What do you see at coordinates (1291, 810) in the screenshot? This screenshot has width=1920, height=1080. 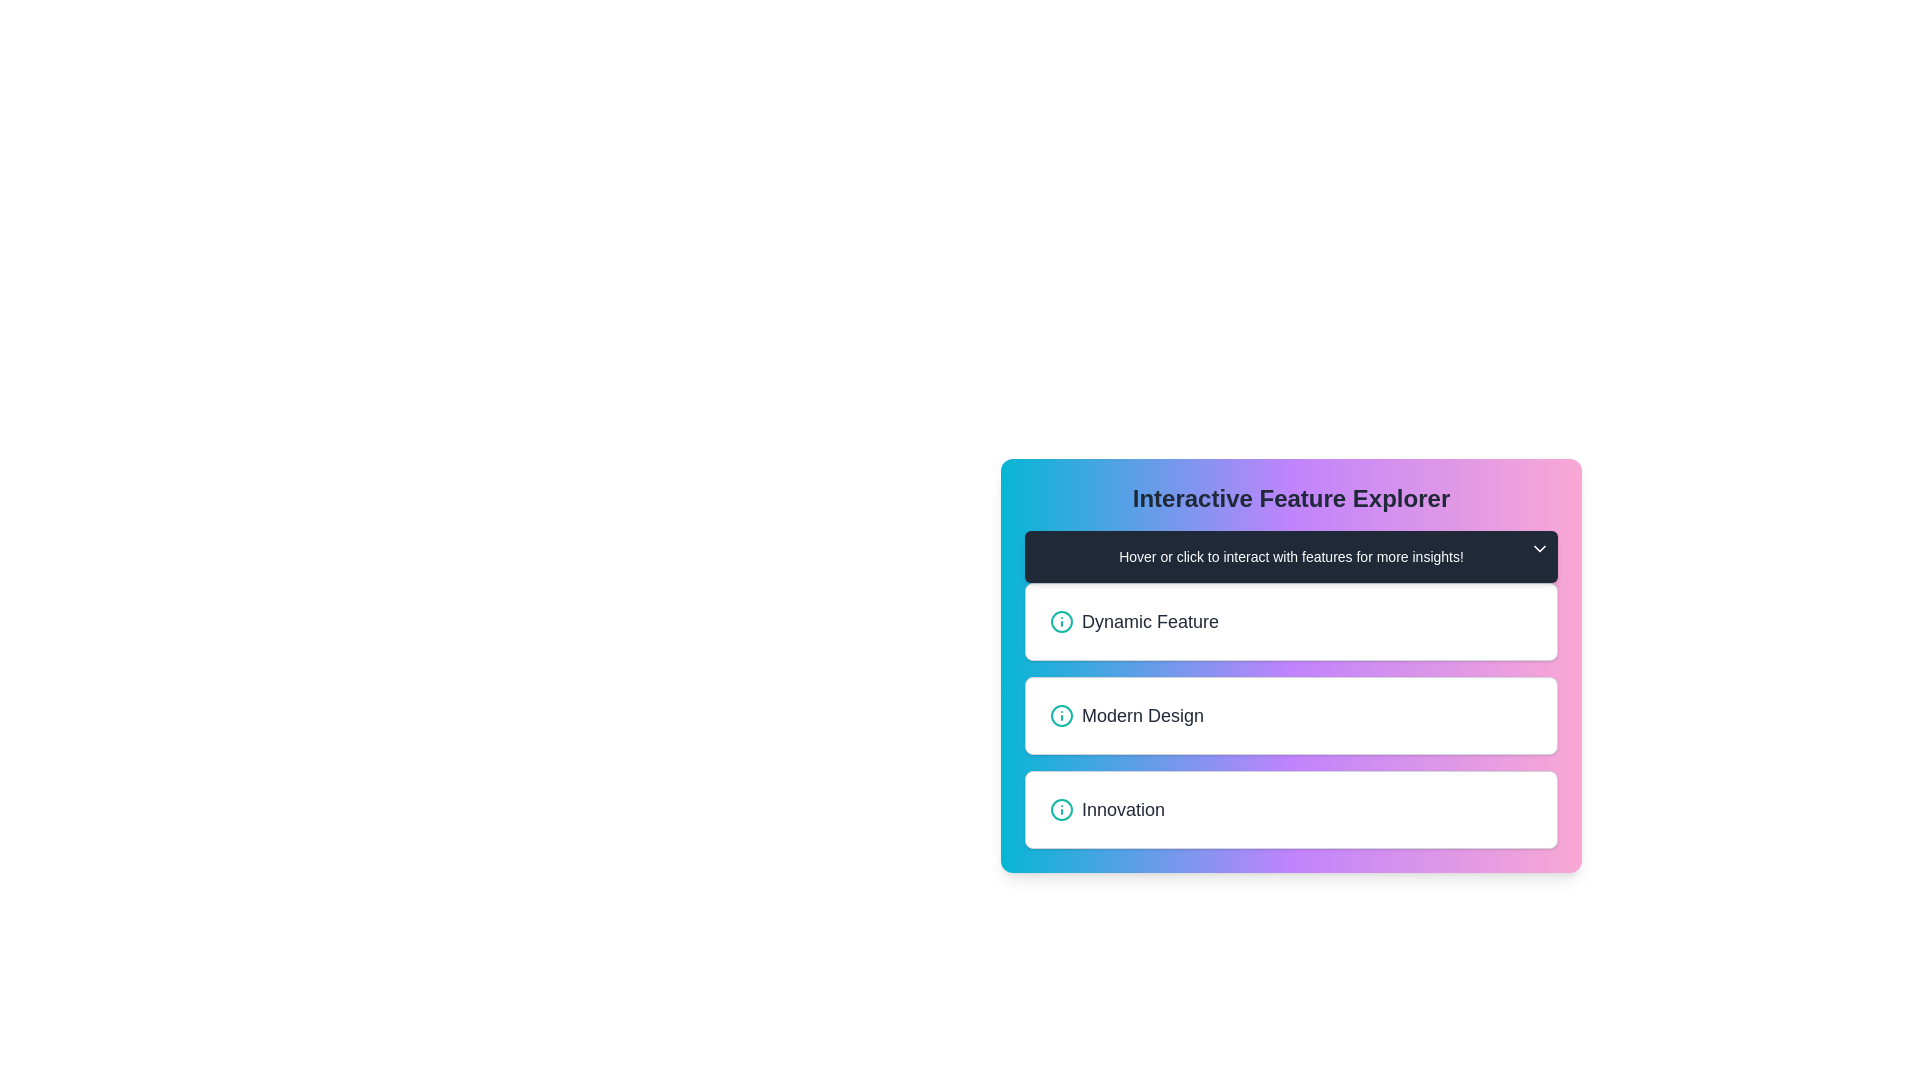 I see `the third selectable list item in the feature list` at bounding box center [1291, 810].